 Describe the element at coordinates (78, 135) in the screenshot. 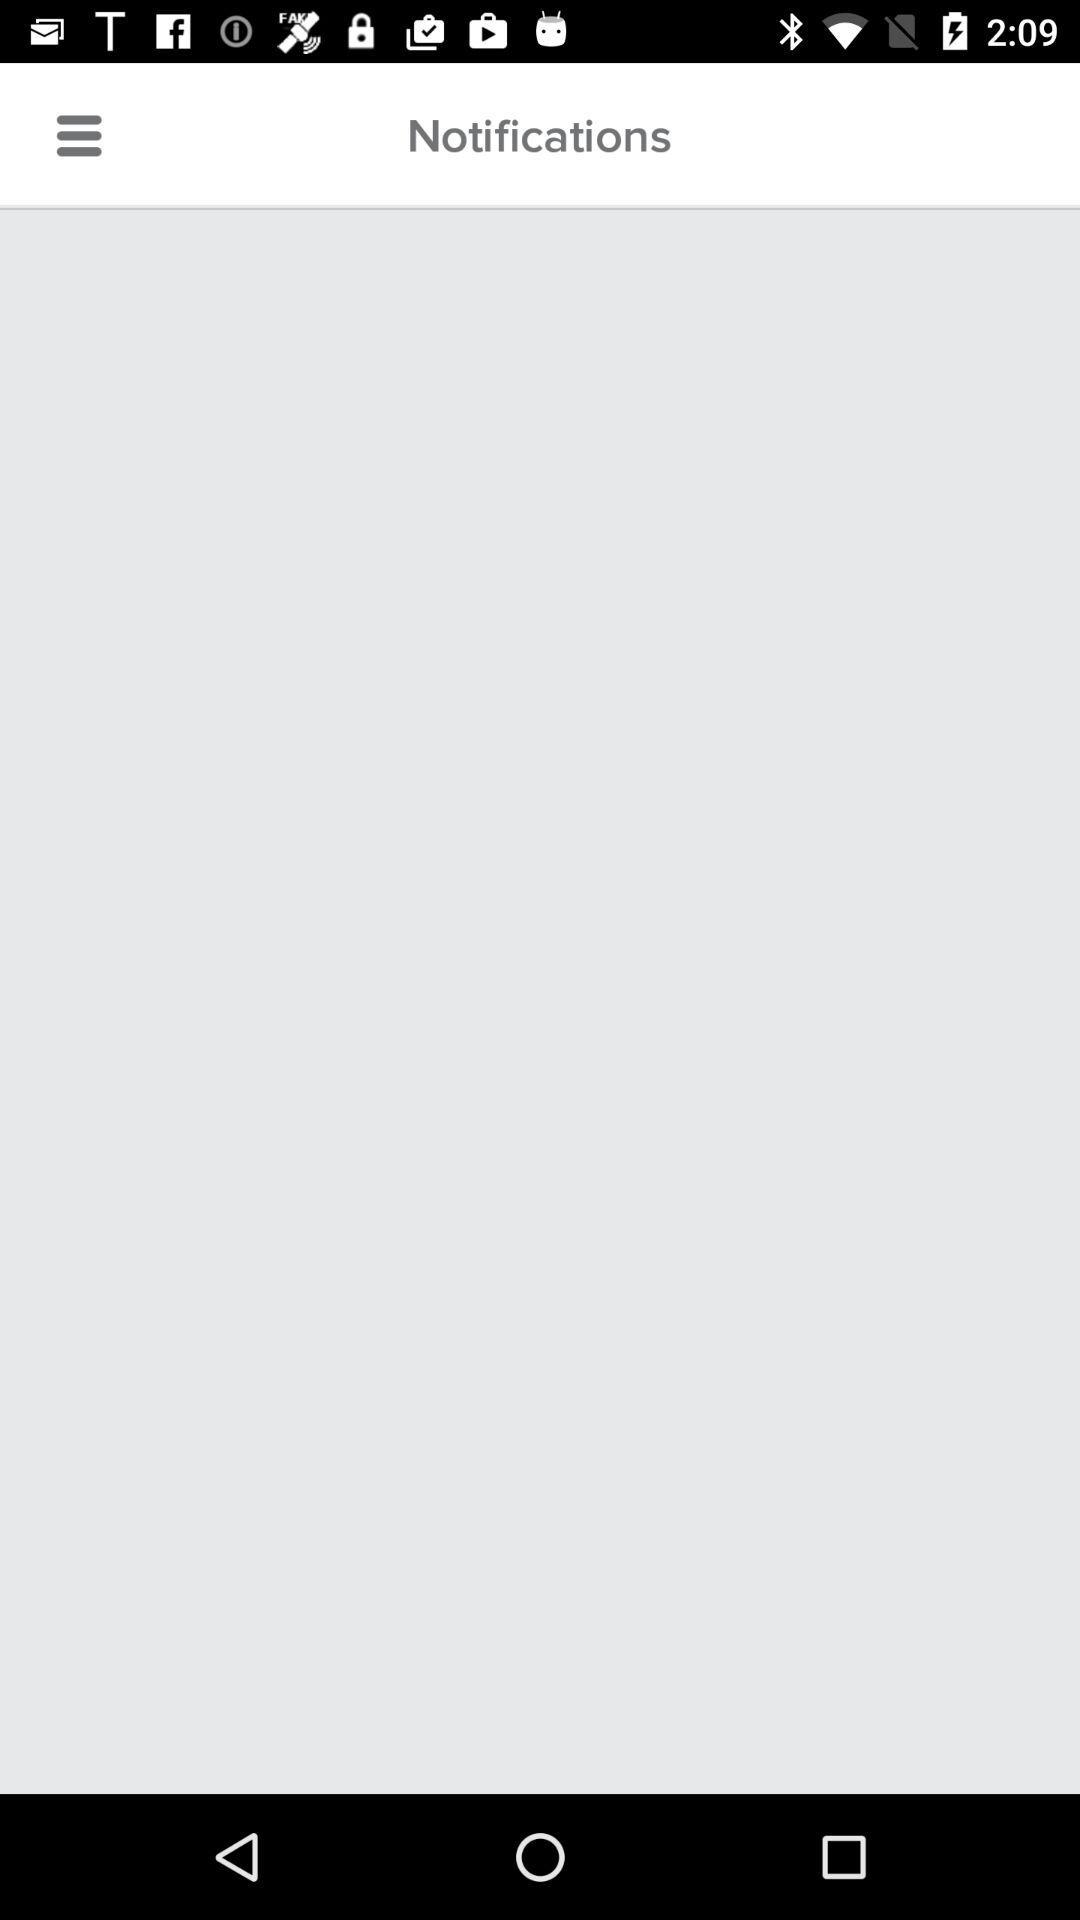

I see `the menu icon` at that location.